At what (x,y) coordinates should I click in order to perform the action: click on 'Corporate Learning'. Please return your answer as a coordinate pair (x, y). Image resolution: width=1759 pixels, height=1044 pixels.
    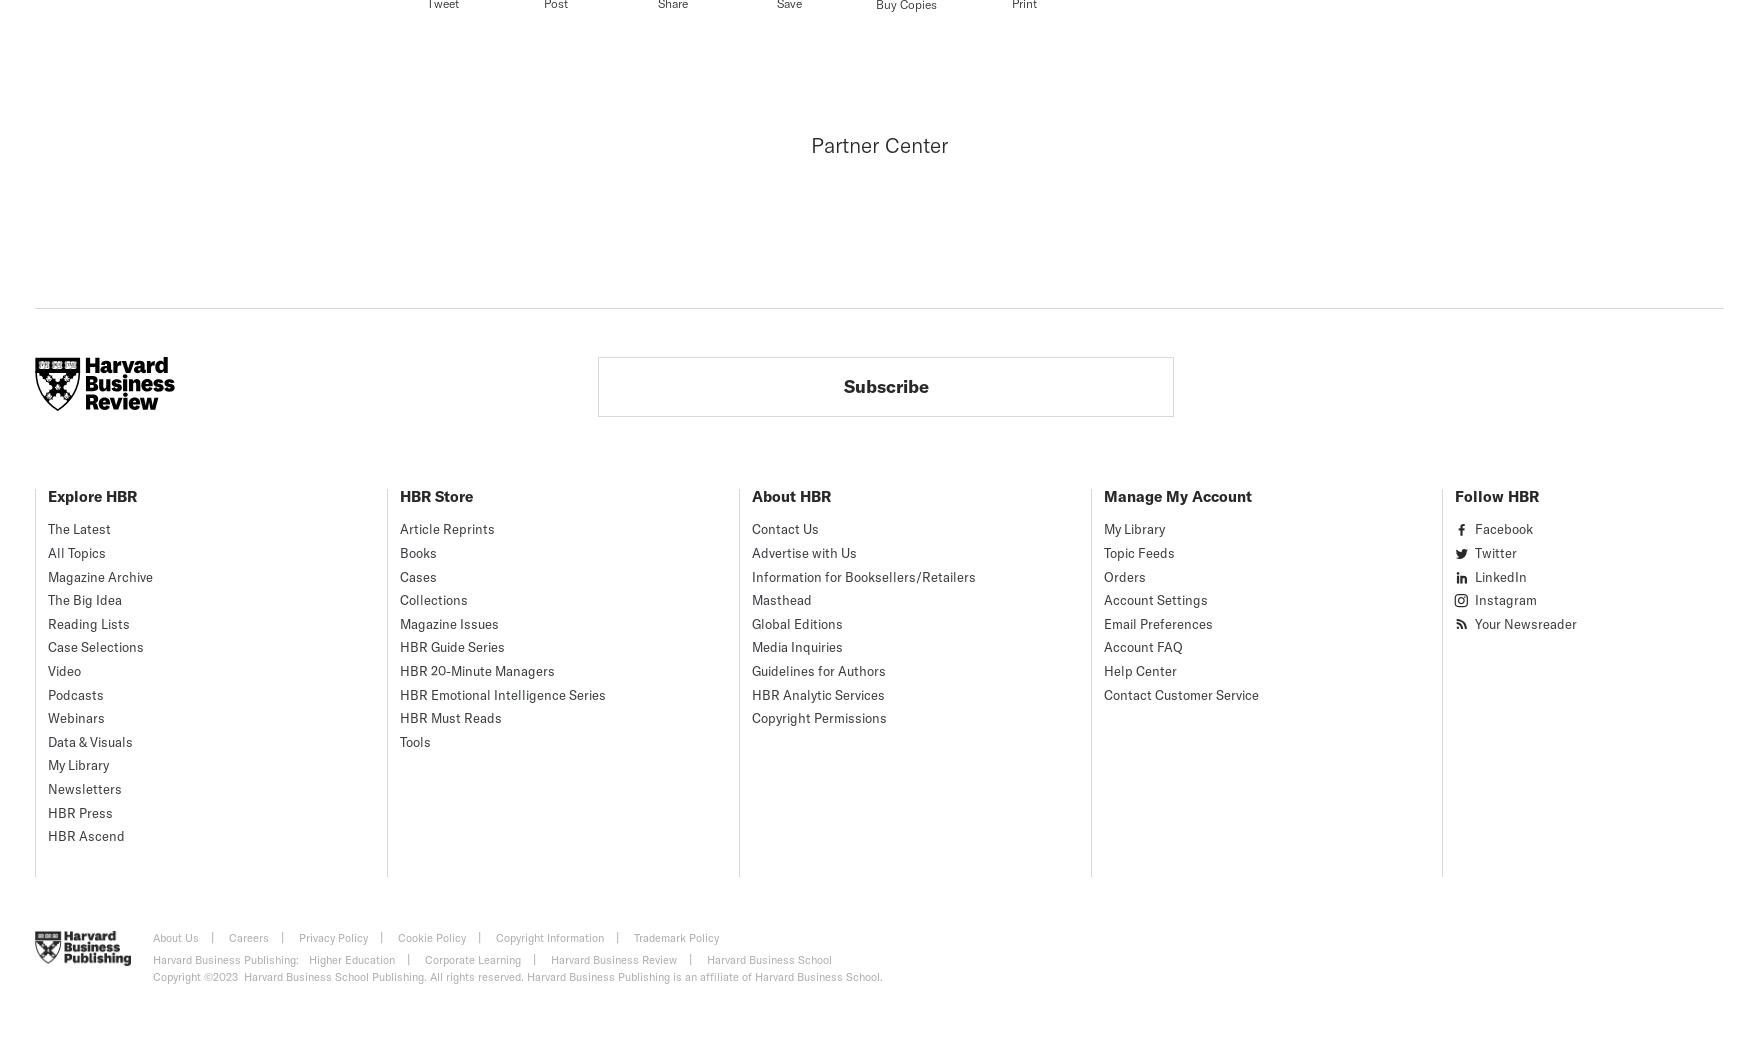
    Looking at the image, I should click on (471, 958).